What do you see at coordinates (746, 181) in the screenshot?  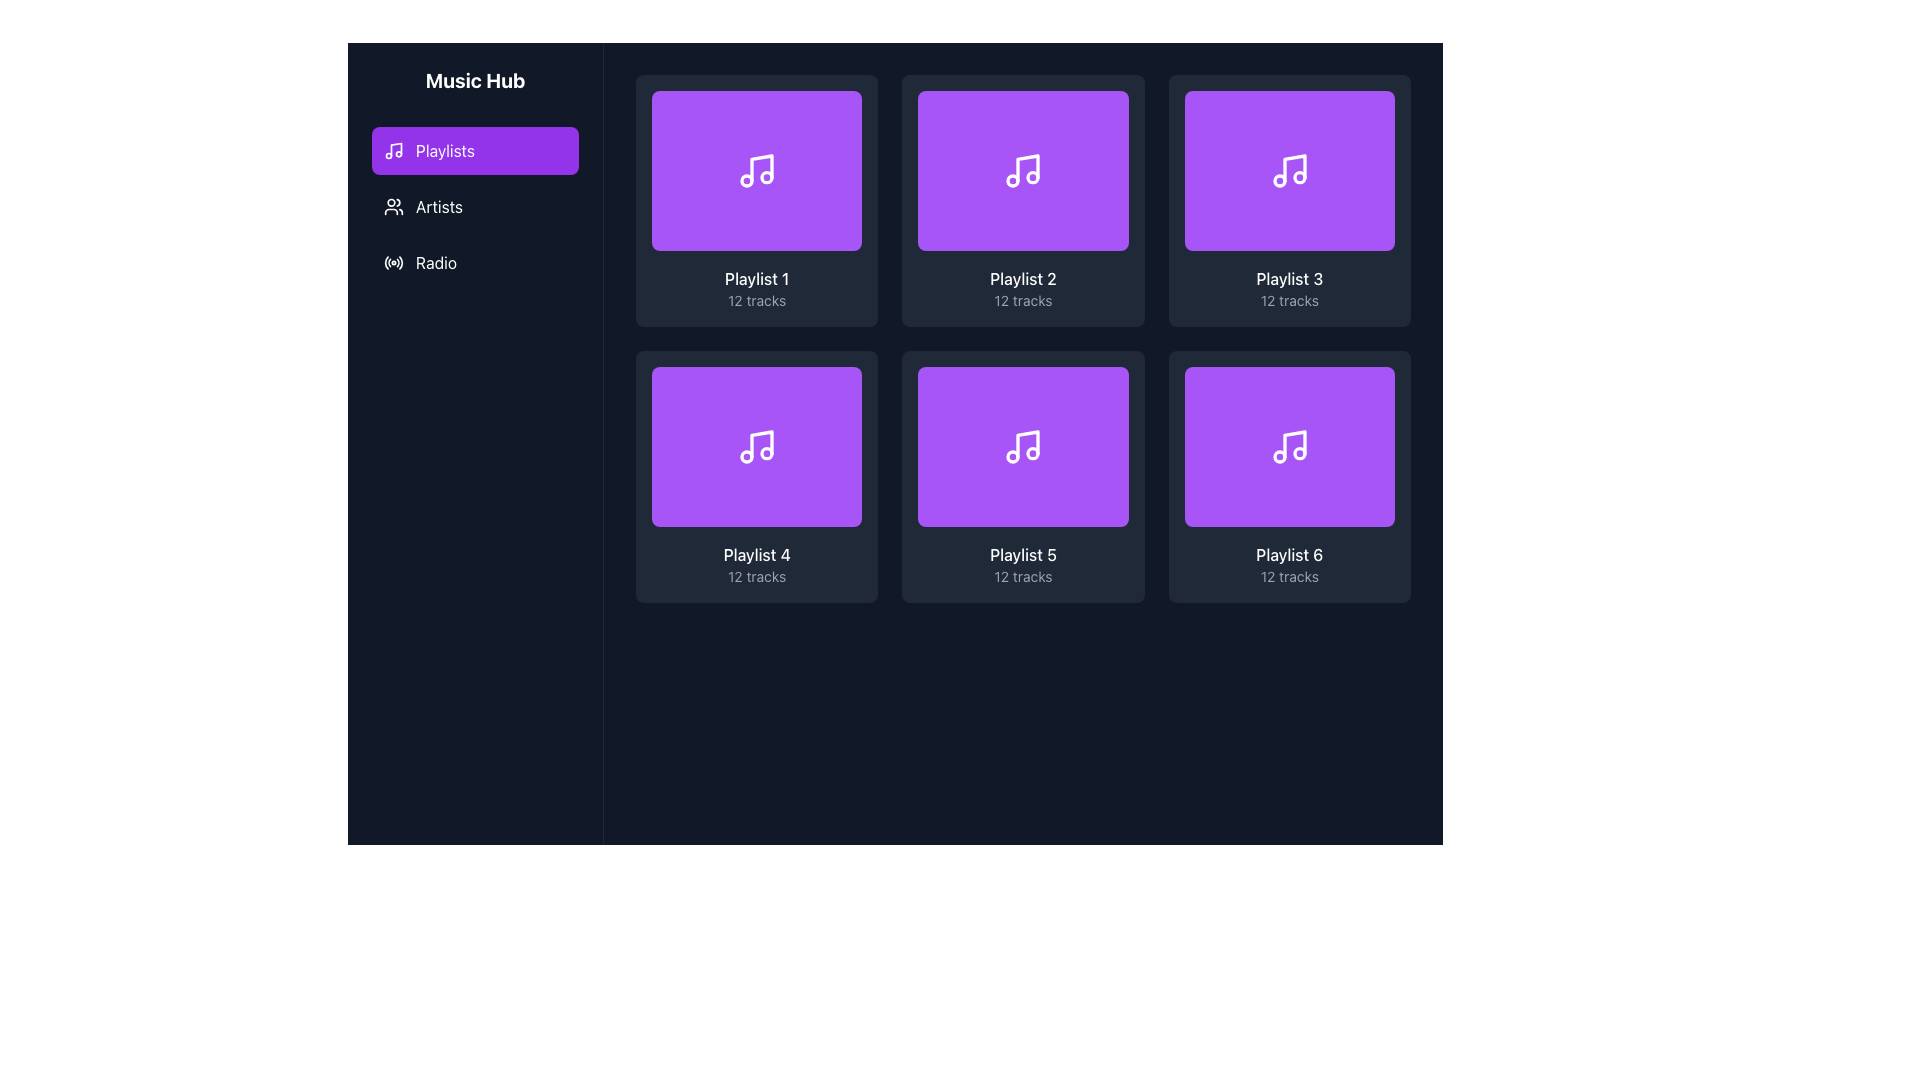 I see `the SVG circle element that is part of the music note icon in the first tile of the grid labeled 'Playlist 1'. This element is positioned closest to the bottom-left within the icon` at bounding box center [746, 181].